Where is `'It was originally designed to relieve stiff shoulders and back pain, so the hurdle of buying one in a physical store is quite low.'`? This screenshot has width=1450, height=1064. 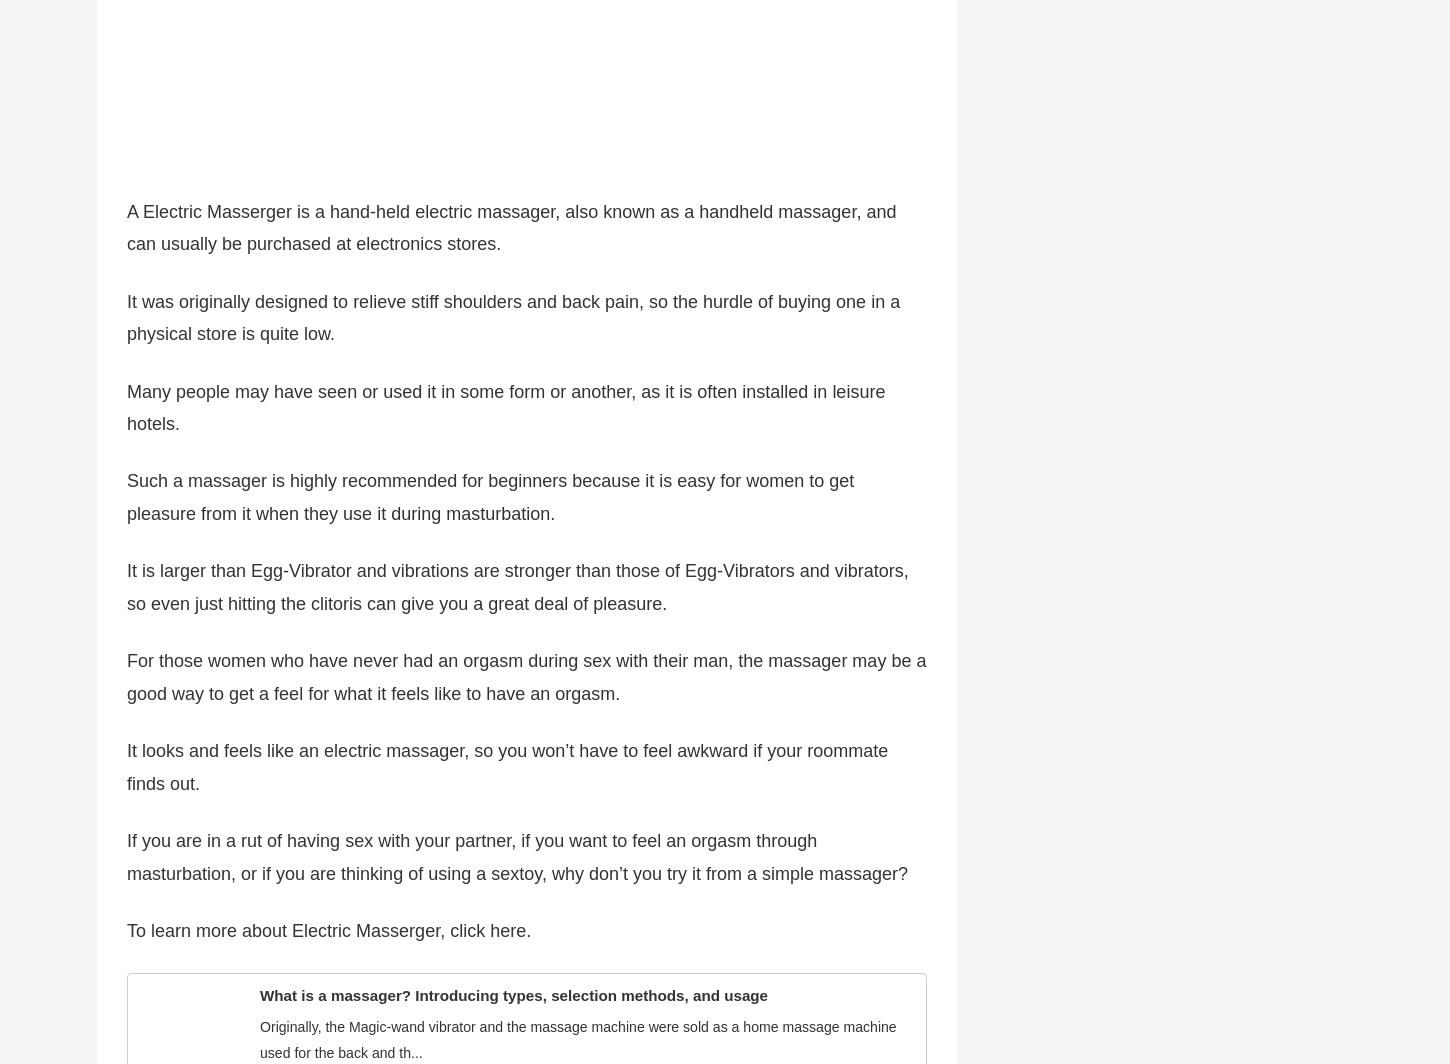
'It was originally designed to relieve stiff shoulders and back pain, so the hurdle of buying one in a physical store is quite low.' is located at coordinates (126, 327).